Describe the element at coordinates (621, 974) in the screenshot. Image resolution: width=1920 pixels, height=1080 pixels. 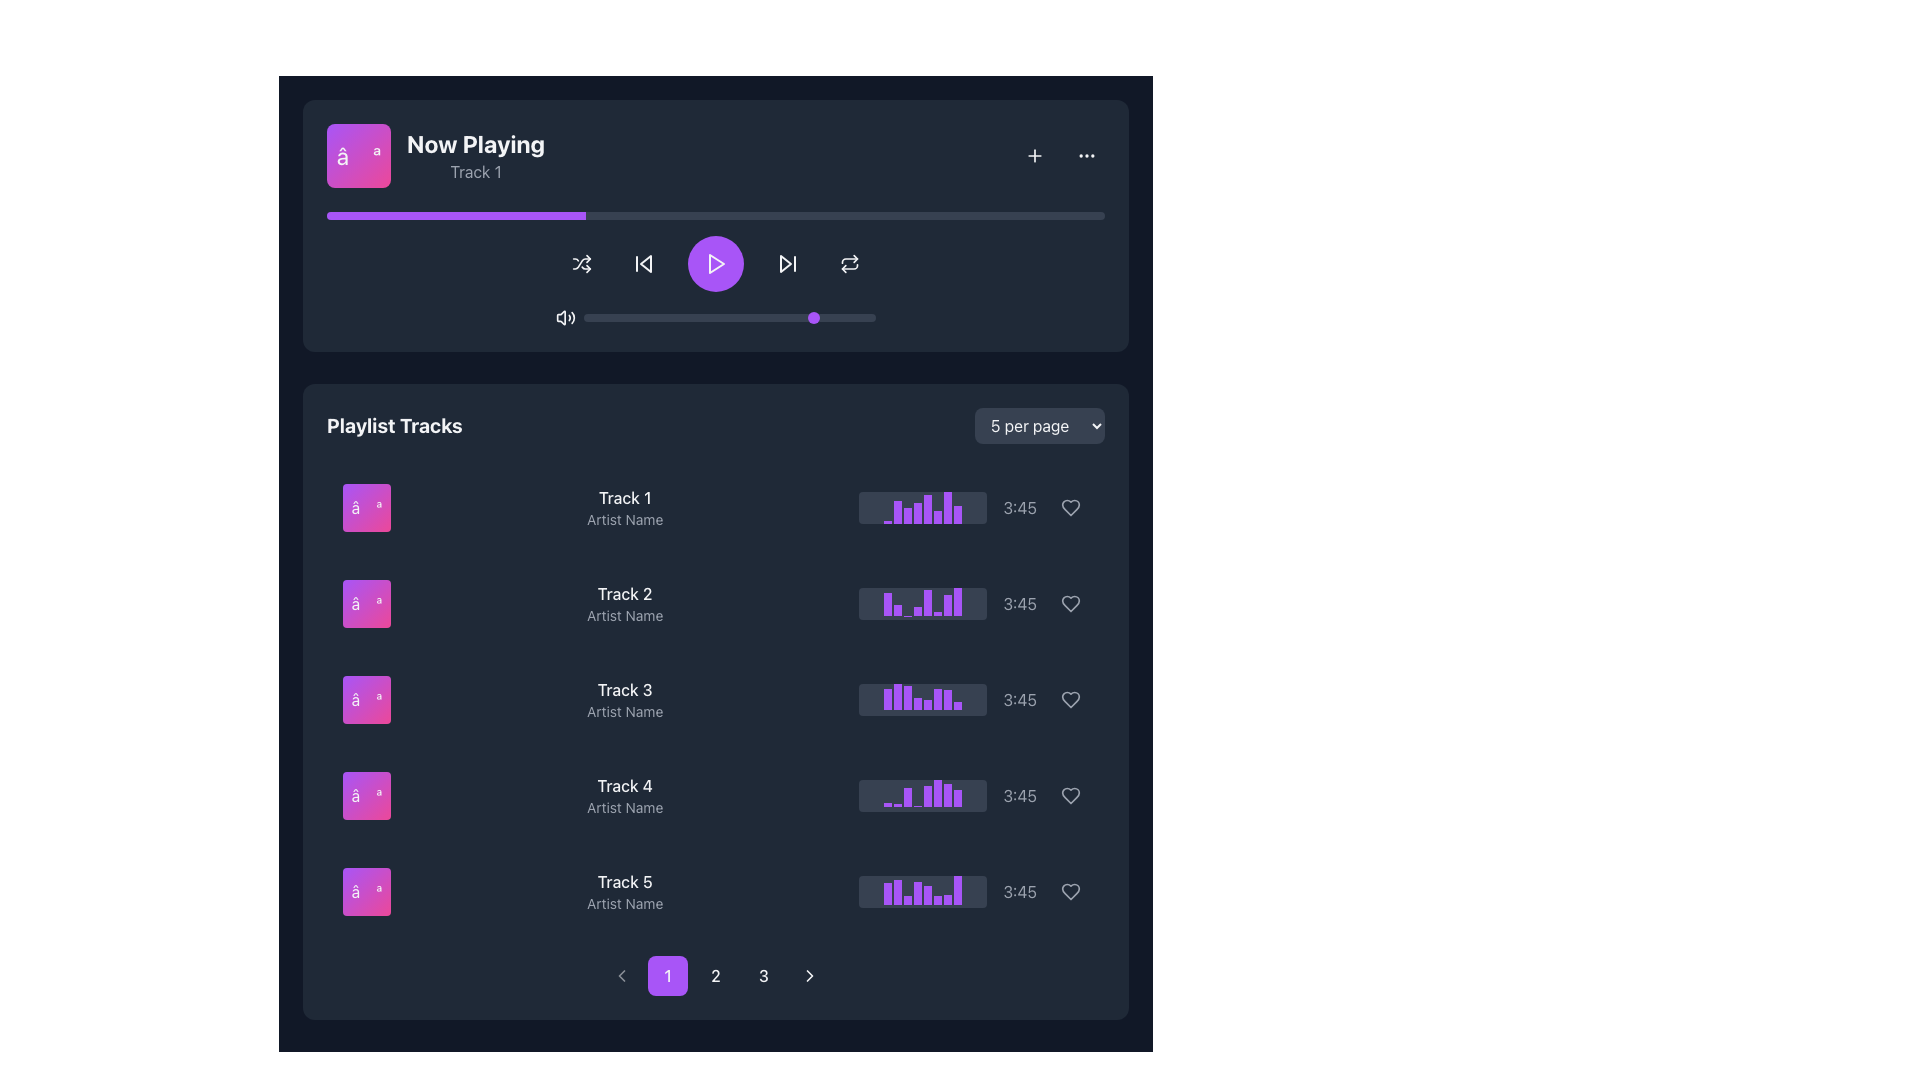
I see `the navigational icon button located at the bottom left of the pagination section` at that location.